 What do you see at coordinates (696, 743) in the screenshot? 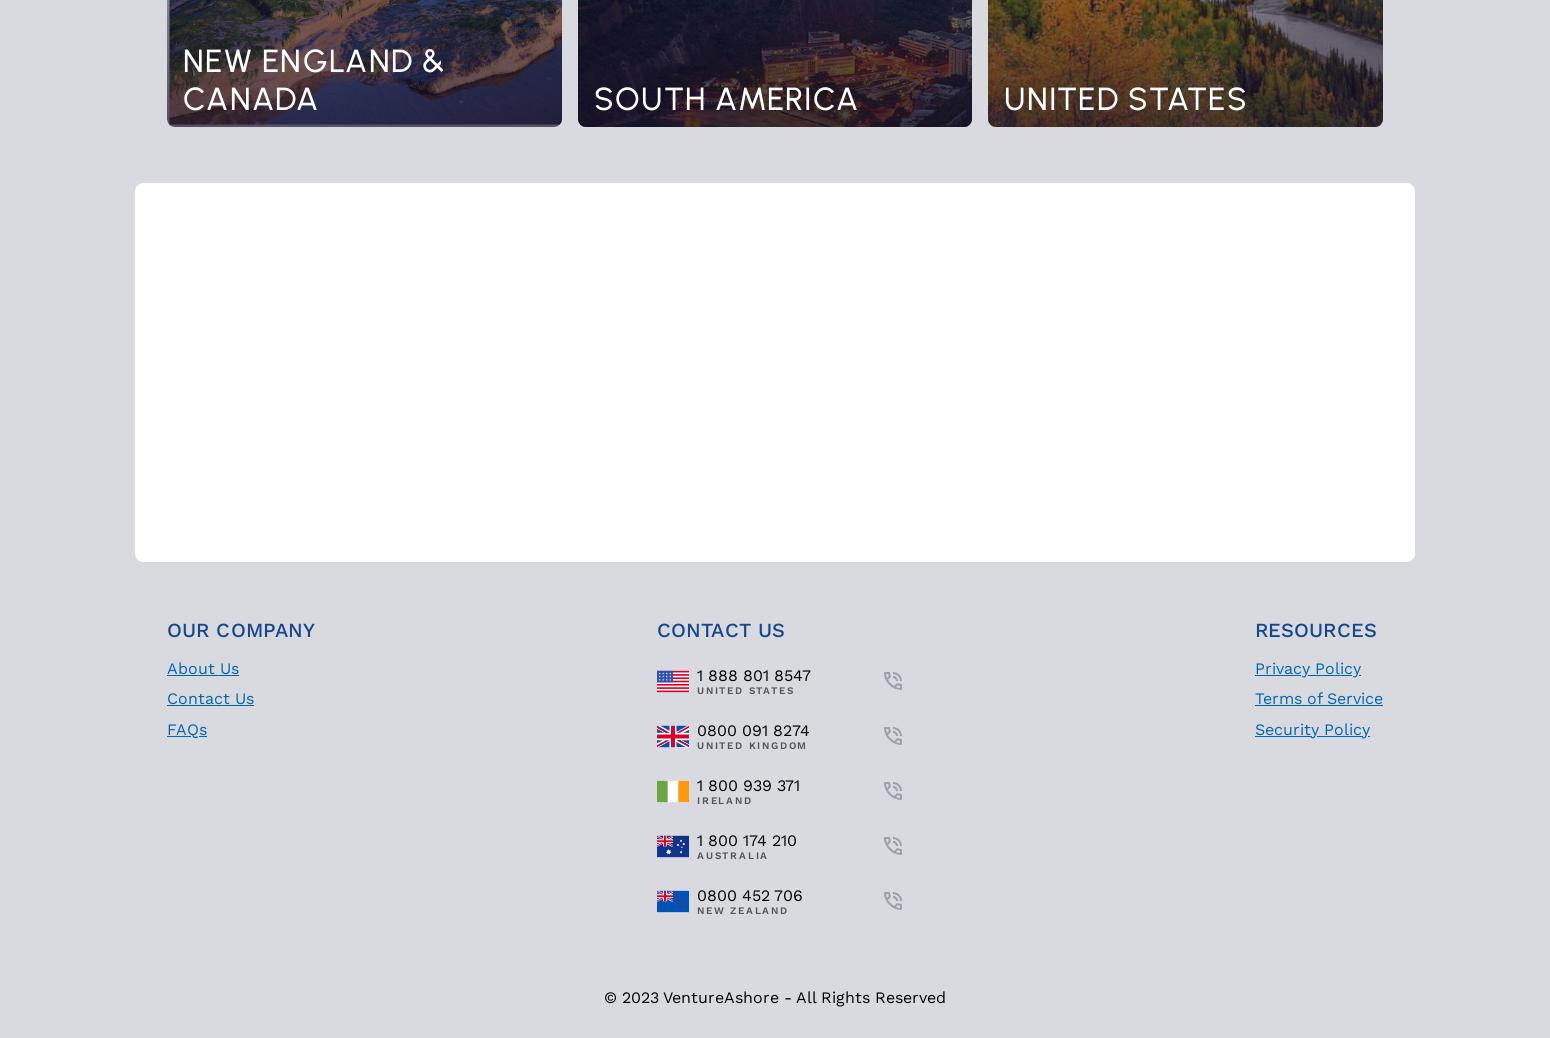
I see `'United Kingdom'` at bounding box center [696, 743].